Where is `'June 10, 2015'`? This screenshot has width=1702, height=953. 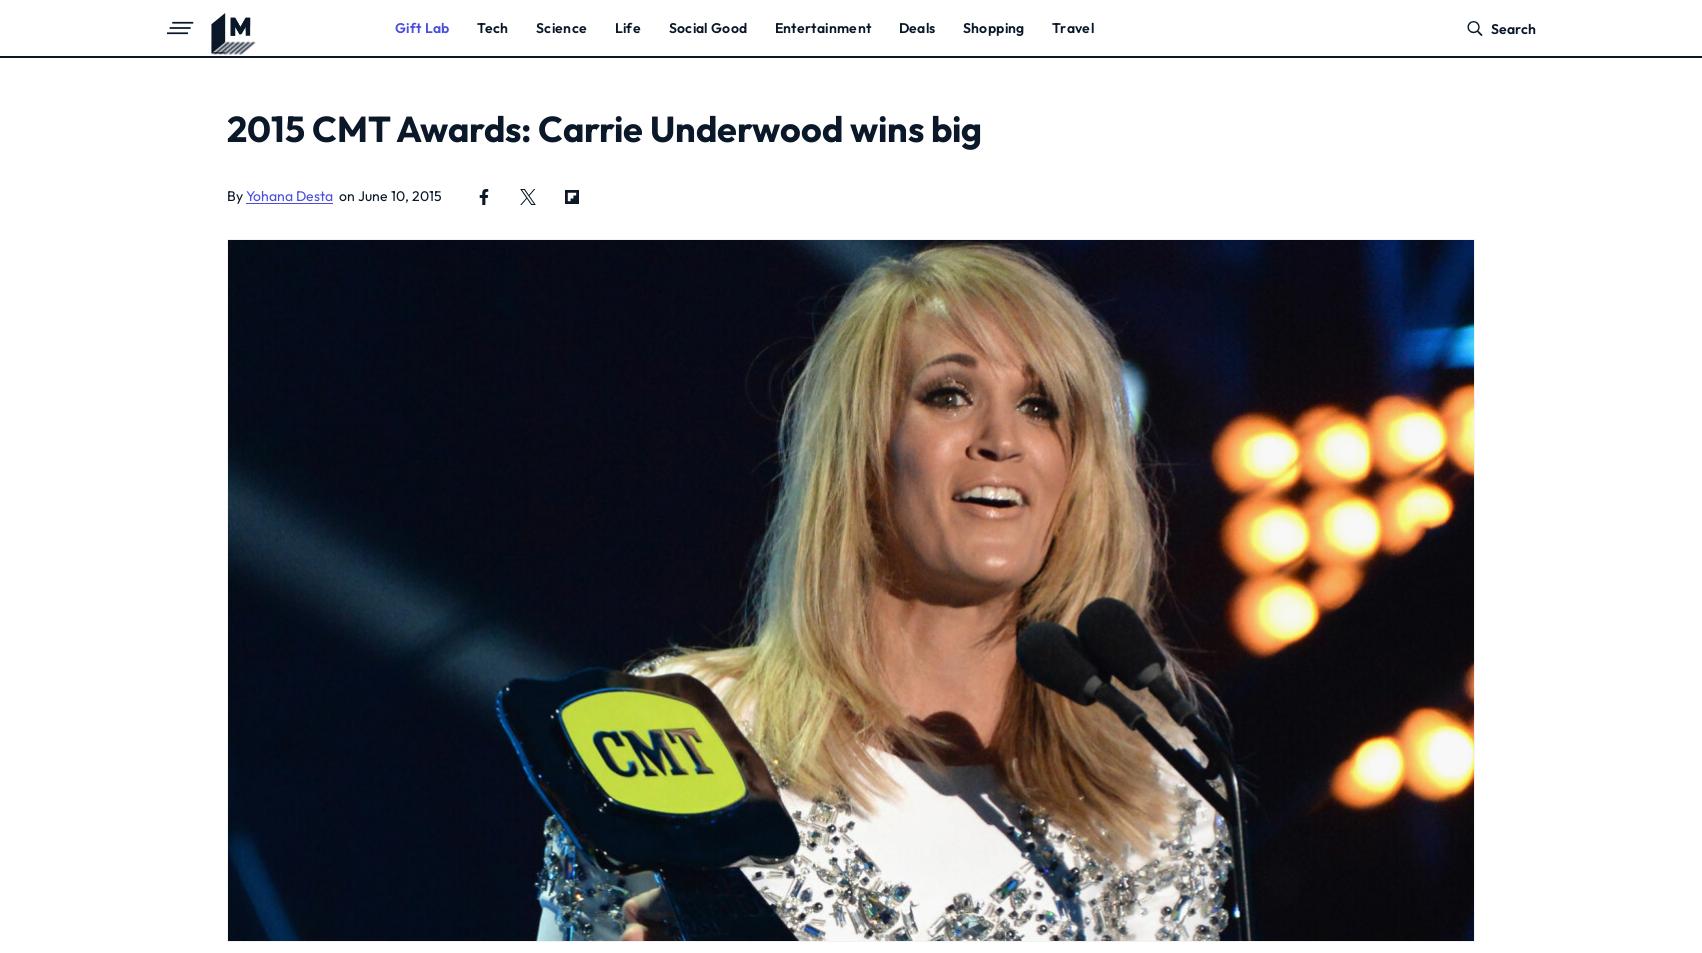 'June 10, 2015' is located at coordinates (399, 195).